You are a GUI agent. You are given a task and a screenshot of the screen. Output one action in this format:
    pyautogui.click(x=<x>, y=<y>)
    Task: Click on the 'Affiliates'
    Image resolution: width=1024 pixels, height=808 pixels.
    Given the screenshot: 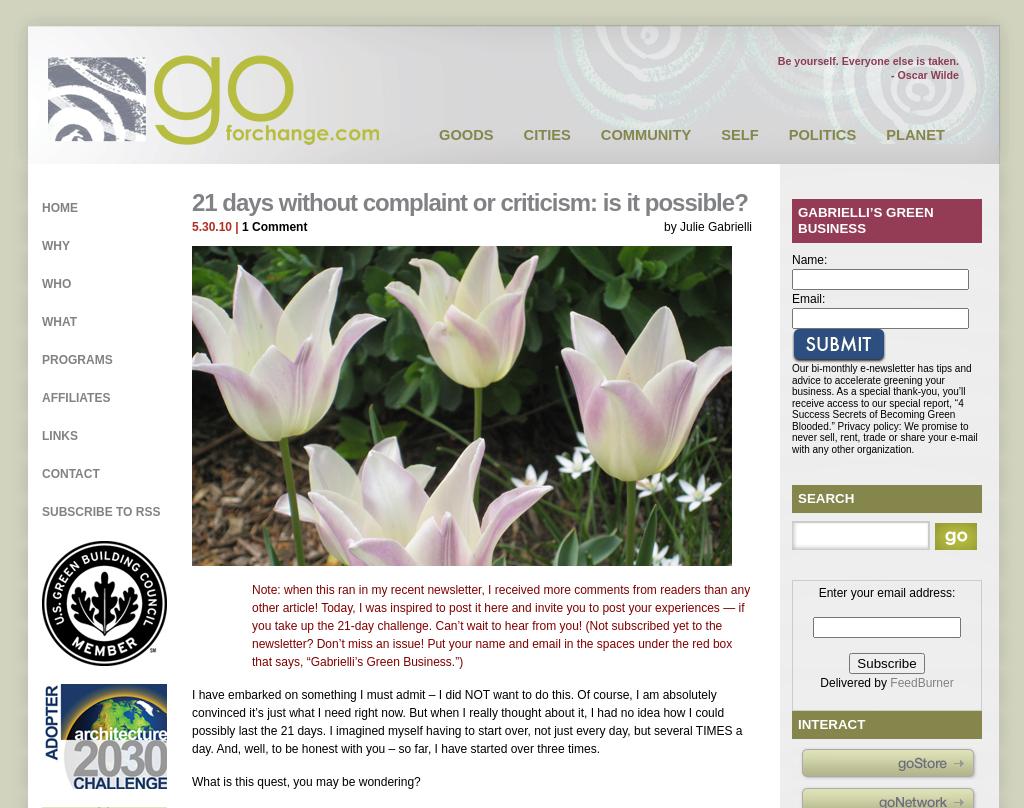 What is the action you would take?
    pyautogui.click(x=74, y=397)
    